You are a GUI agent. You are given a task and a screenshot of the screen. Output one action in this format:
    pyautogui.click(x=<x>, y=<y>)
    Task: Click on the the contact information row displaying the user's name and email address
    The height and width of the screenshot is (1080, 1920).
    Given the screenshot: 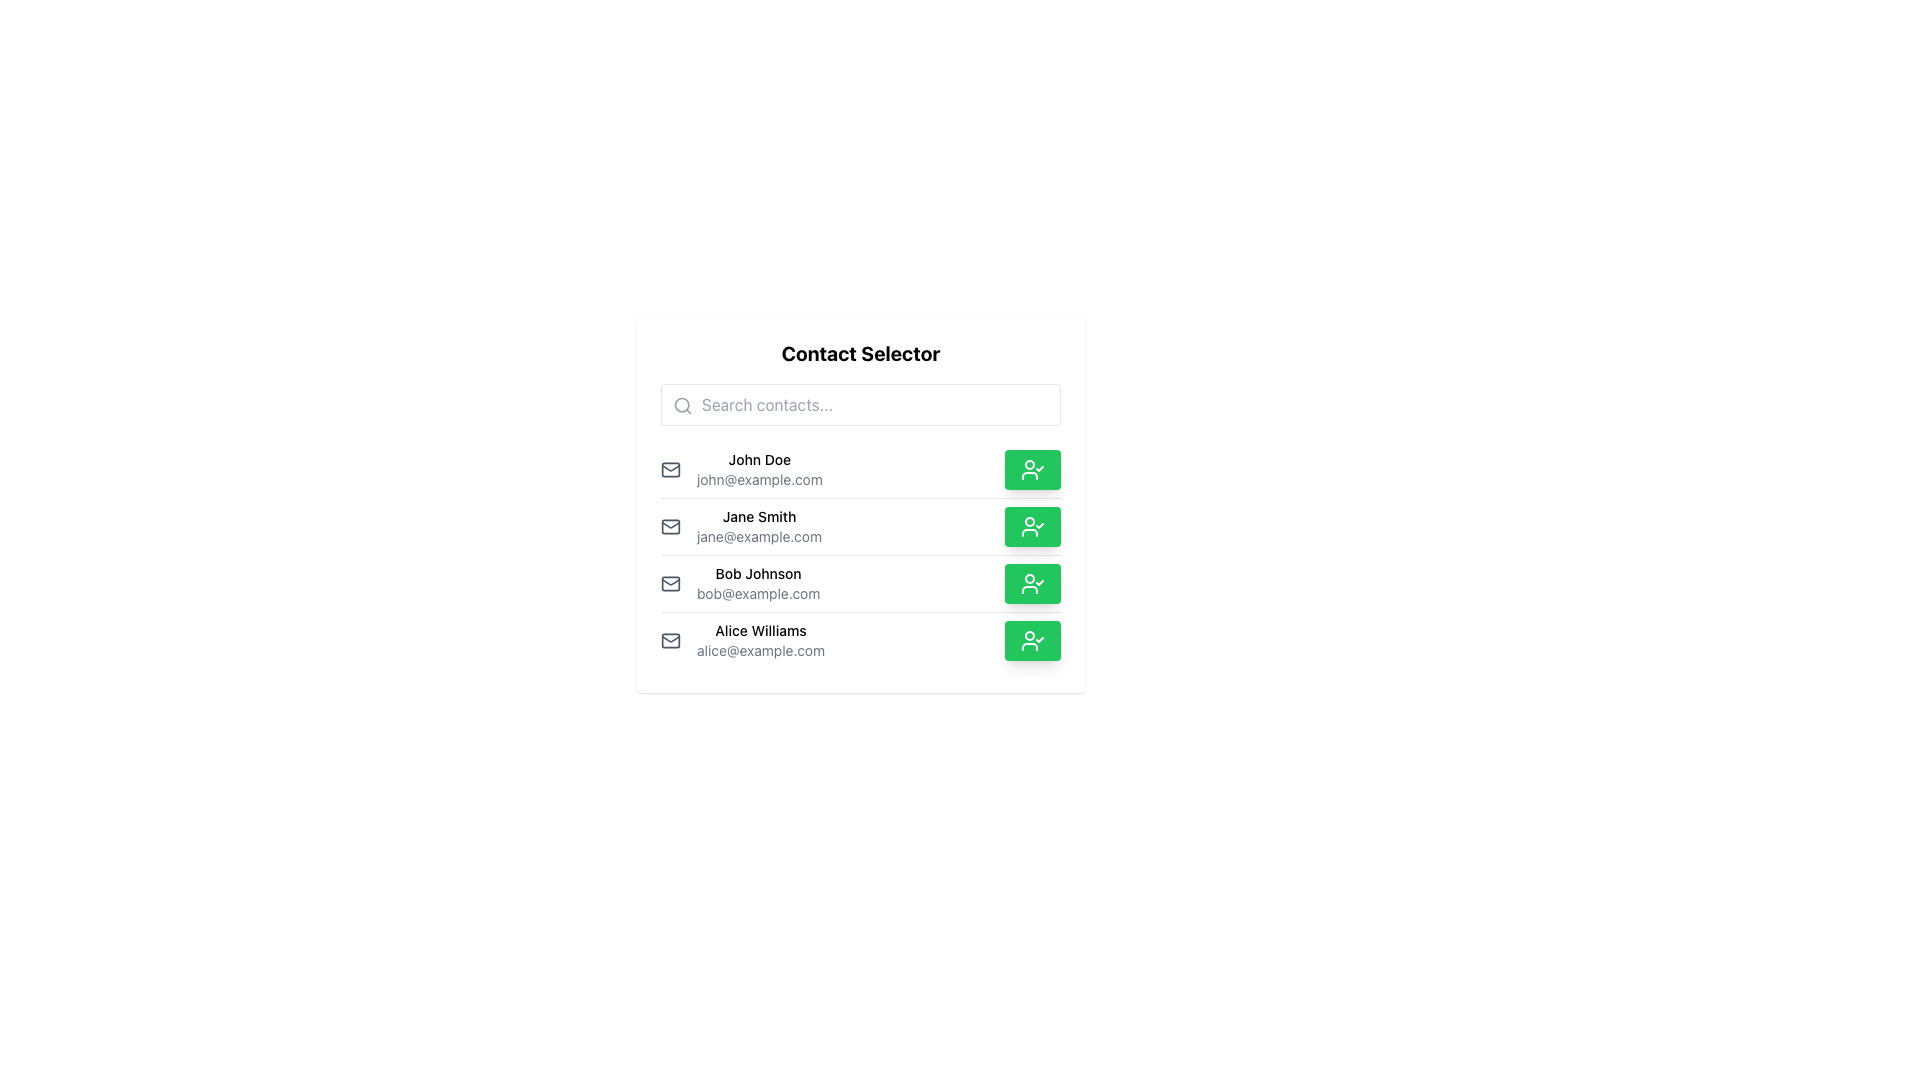 What is the action you would take?
    pyautogui.click(x=758, y=470)
    